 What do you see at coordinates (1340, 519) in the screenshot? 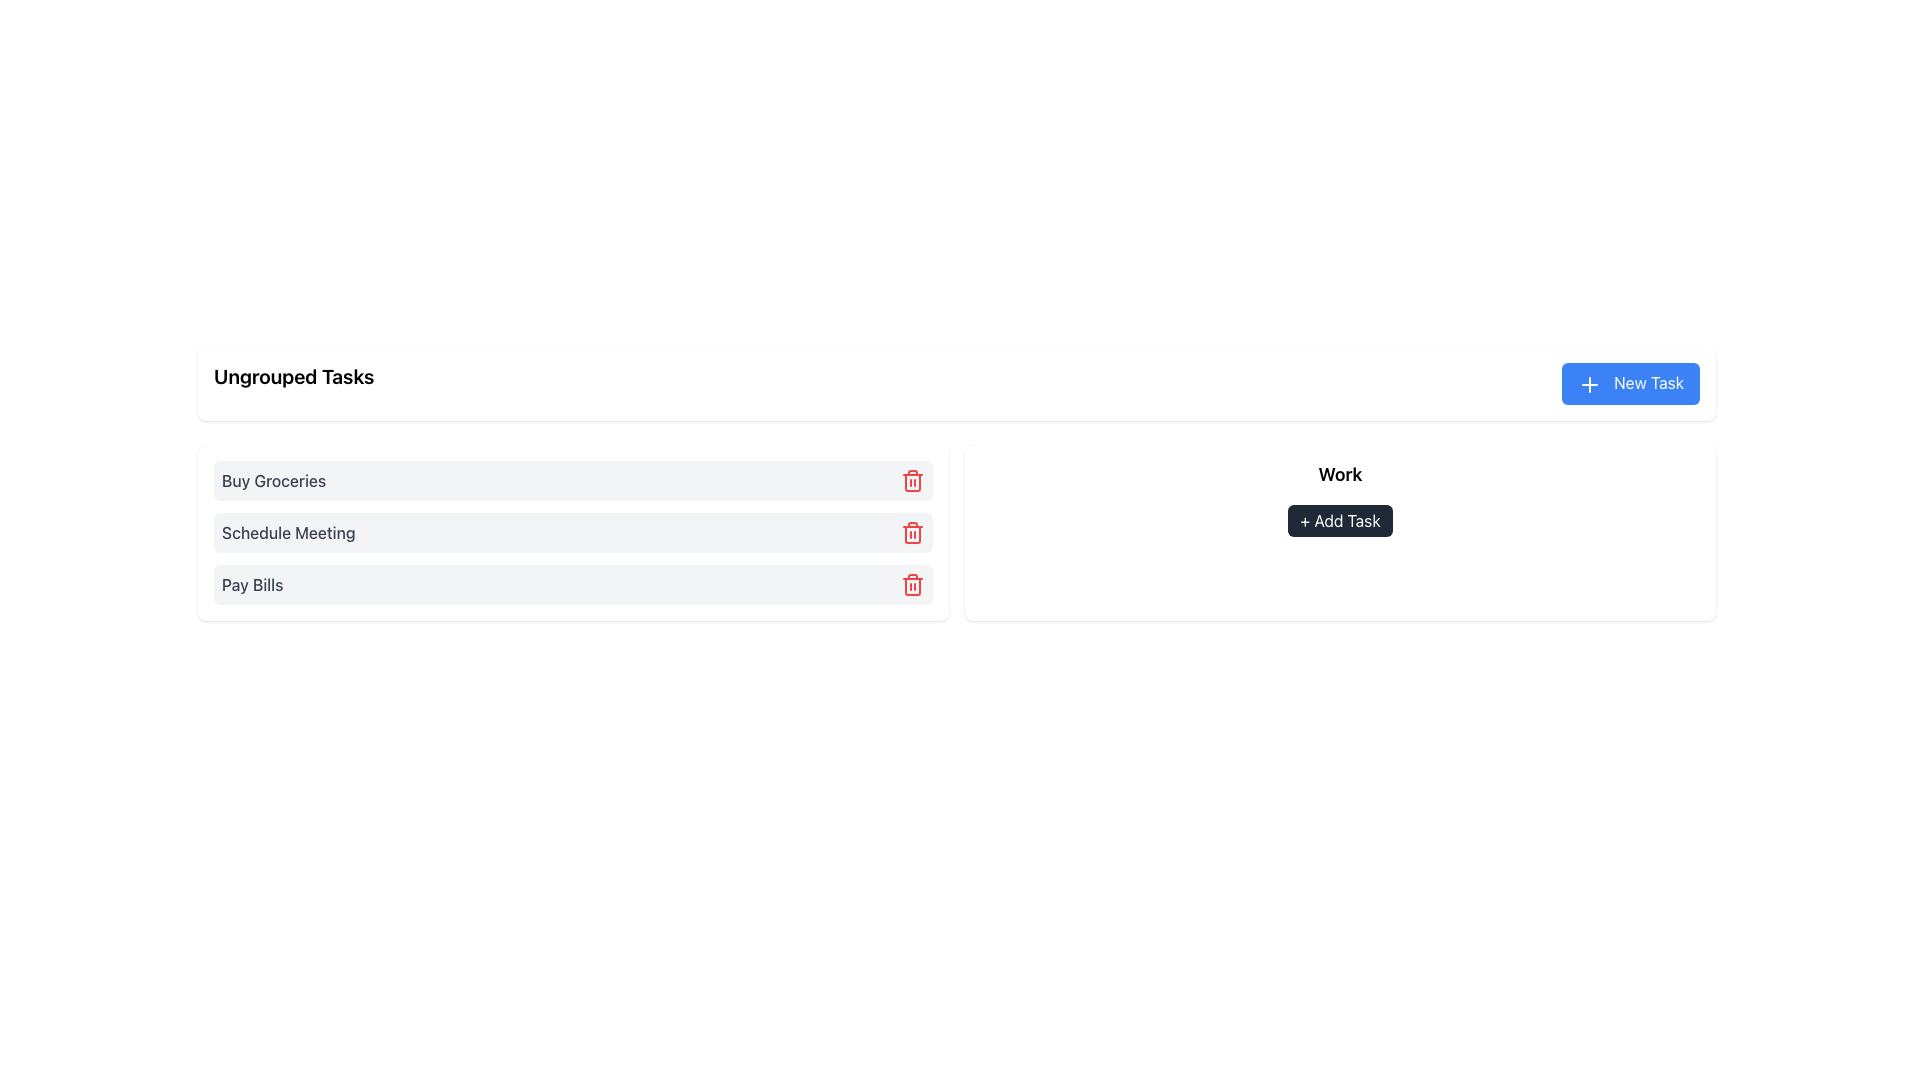
I see `the '+ Add Task' button with a dark gray background and white text` at bounding box center [1340, 519].